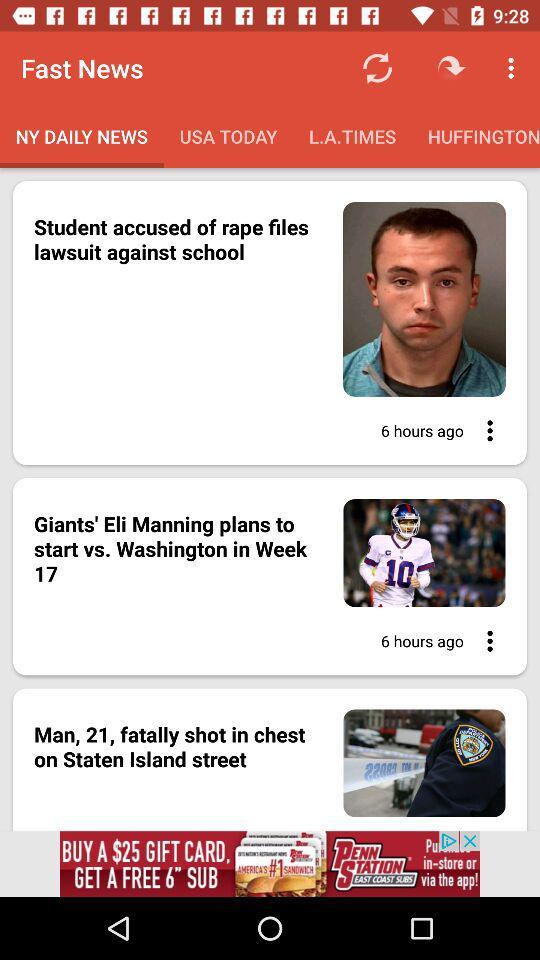 This screenshot has width=540, height=960. Describe the element at coordinates (270, 323) in the screenshot. I see `the first image` at that location.